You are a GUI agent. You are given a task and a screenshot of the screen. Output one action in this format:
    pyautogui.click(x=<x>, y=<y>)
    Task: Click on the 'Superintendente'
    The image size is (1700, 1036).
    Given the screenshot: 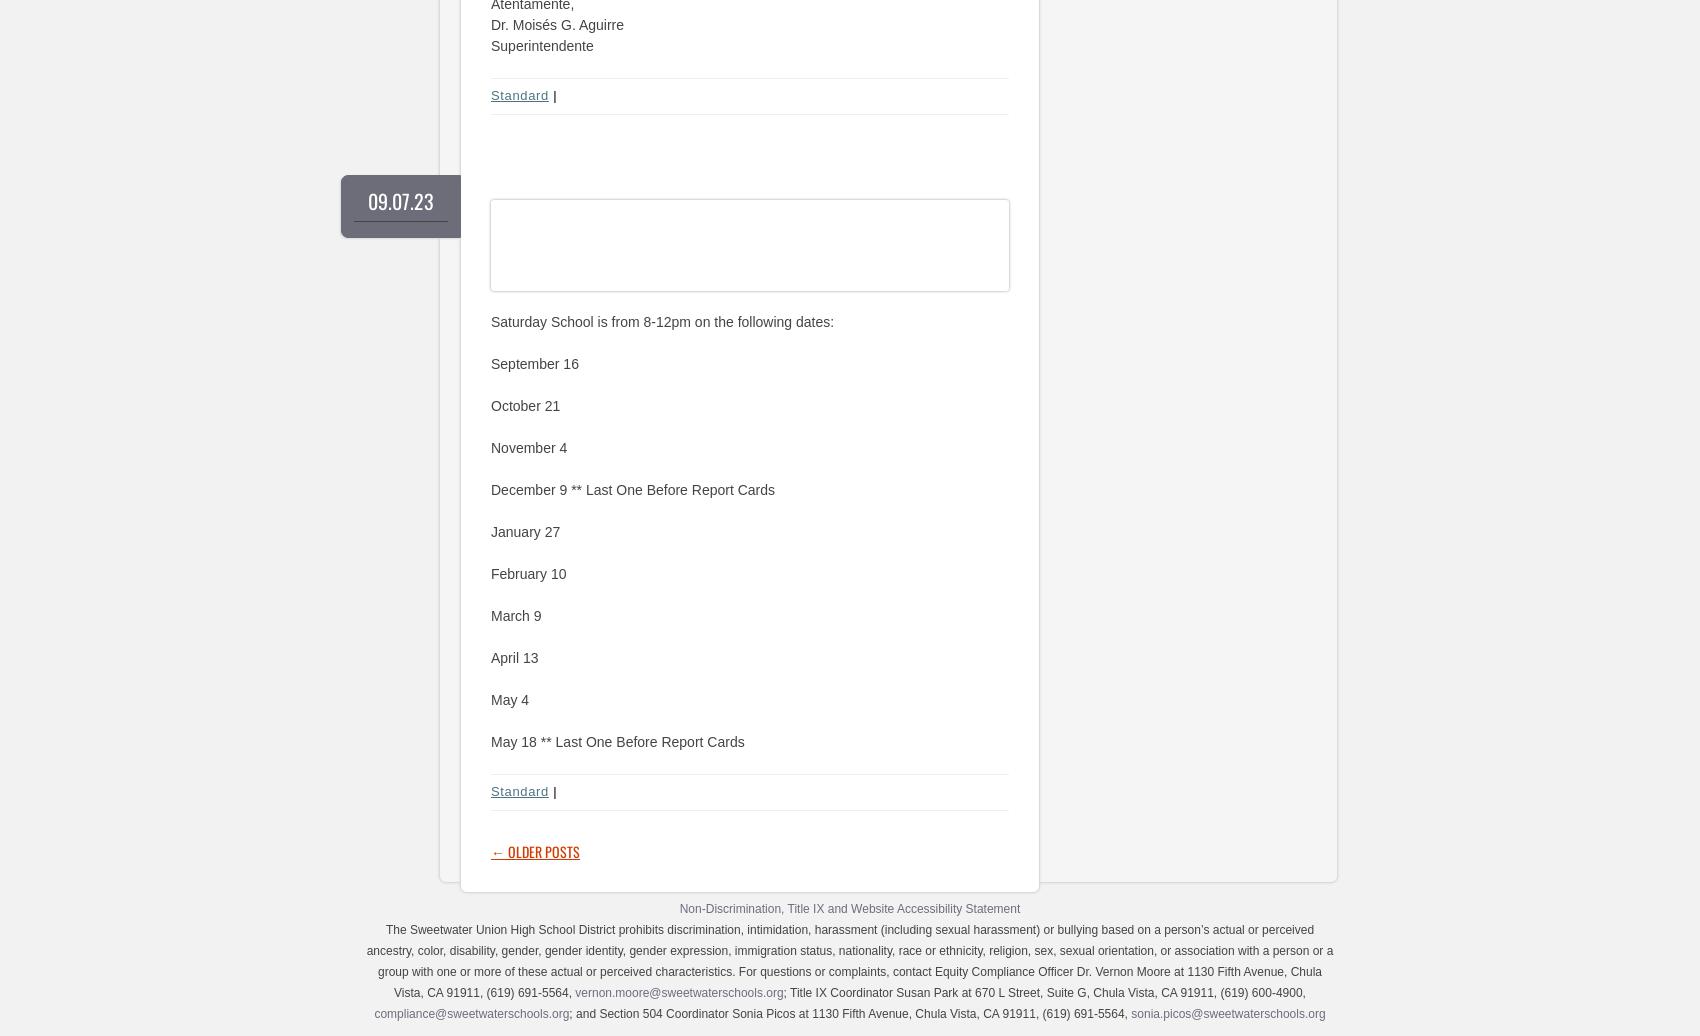 What is the action you would take?
    pyautogui.click(x=540, y=44)
    